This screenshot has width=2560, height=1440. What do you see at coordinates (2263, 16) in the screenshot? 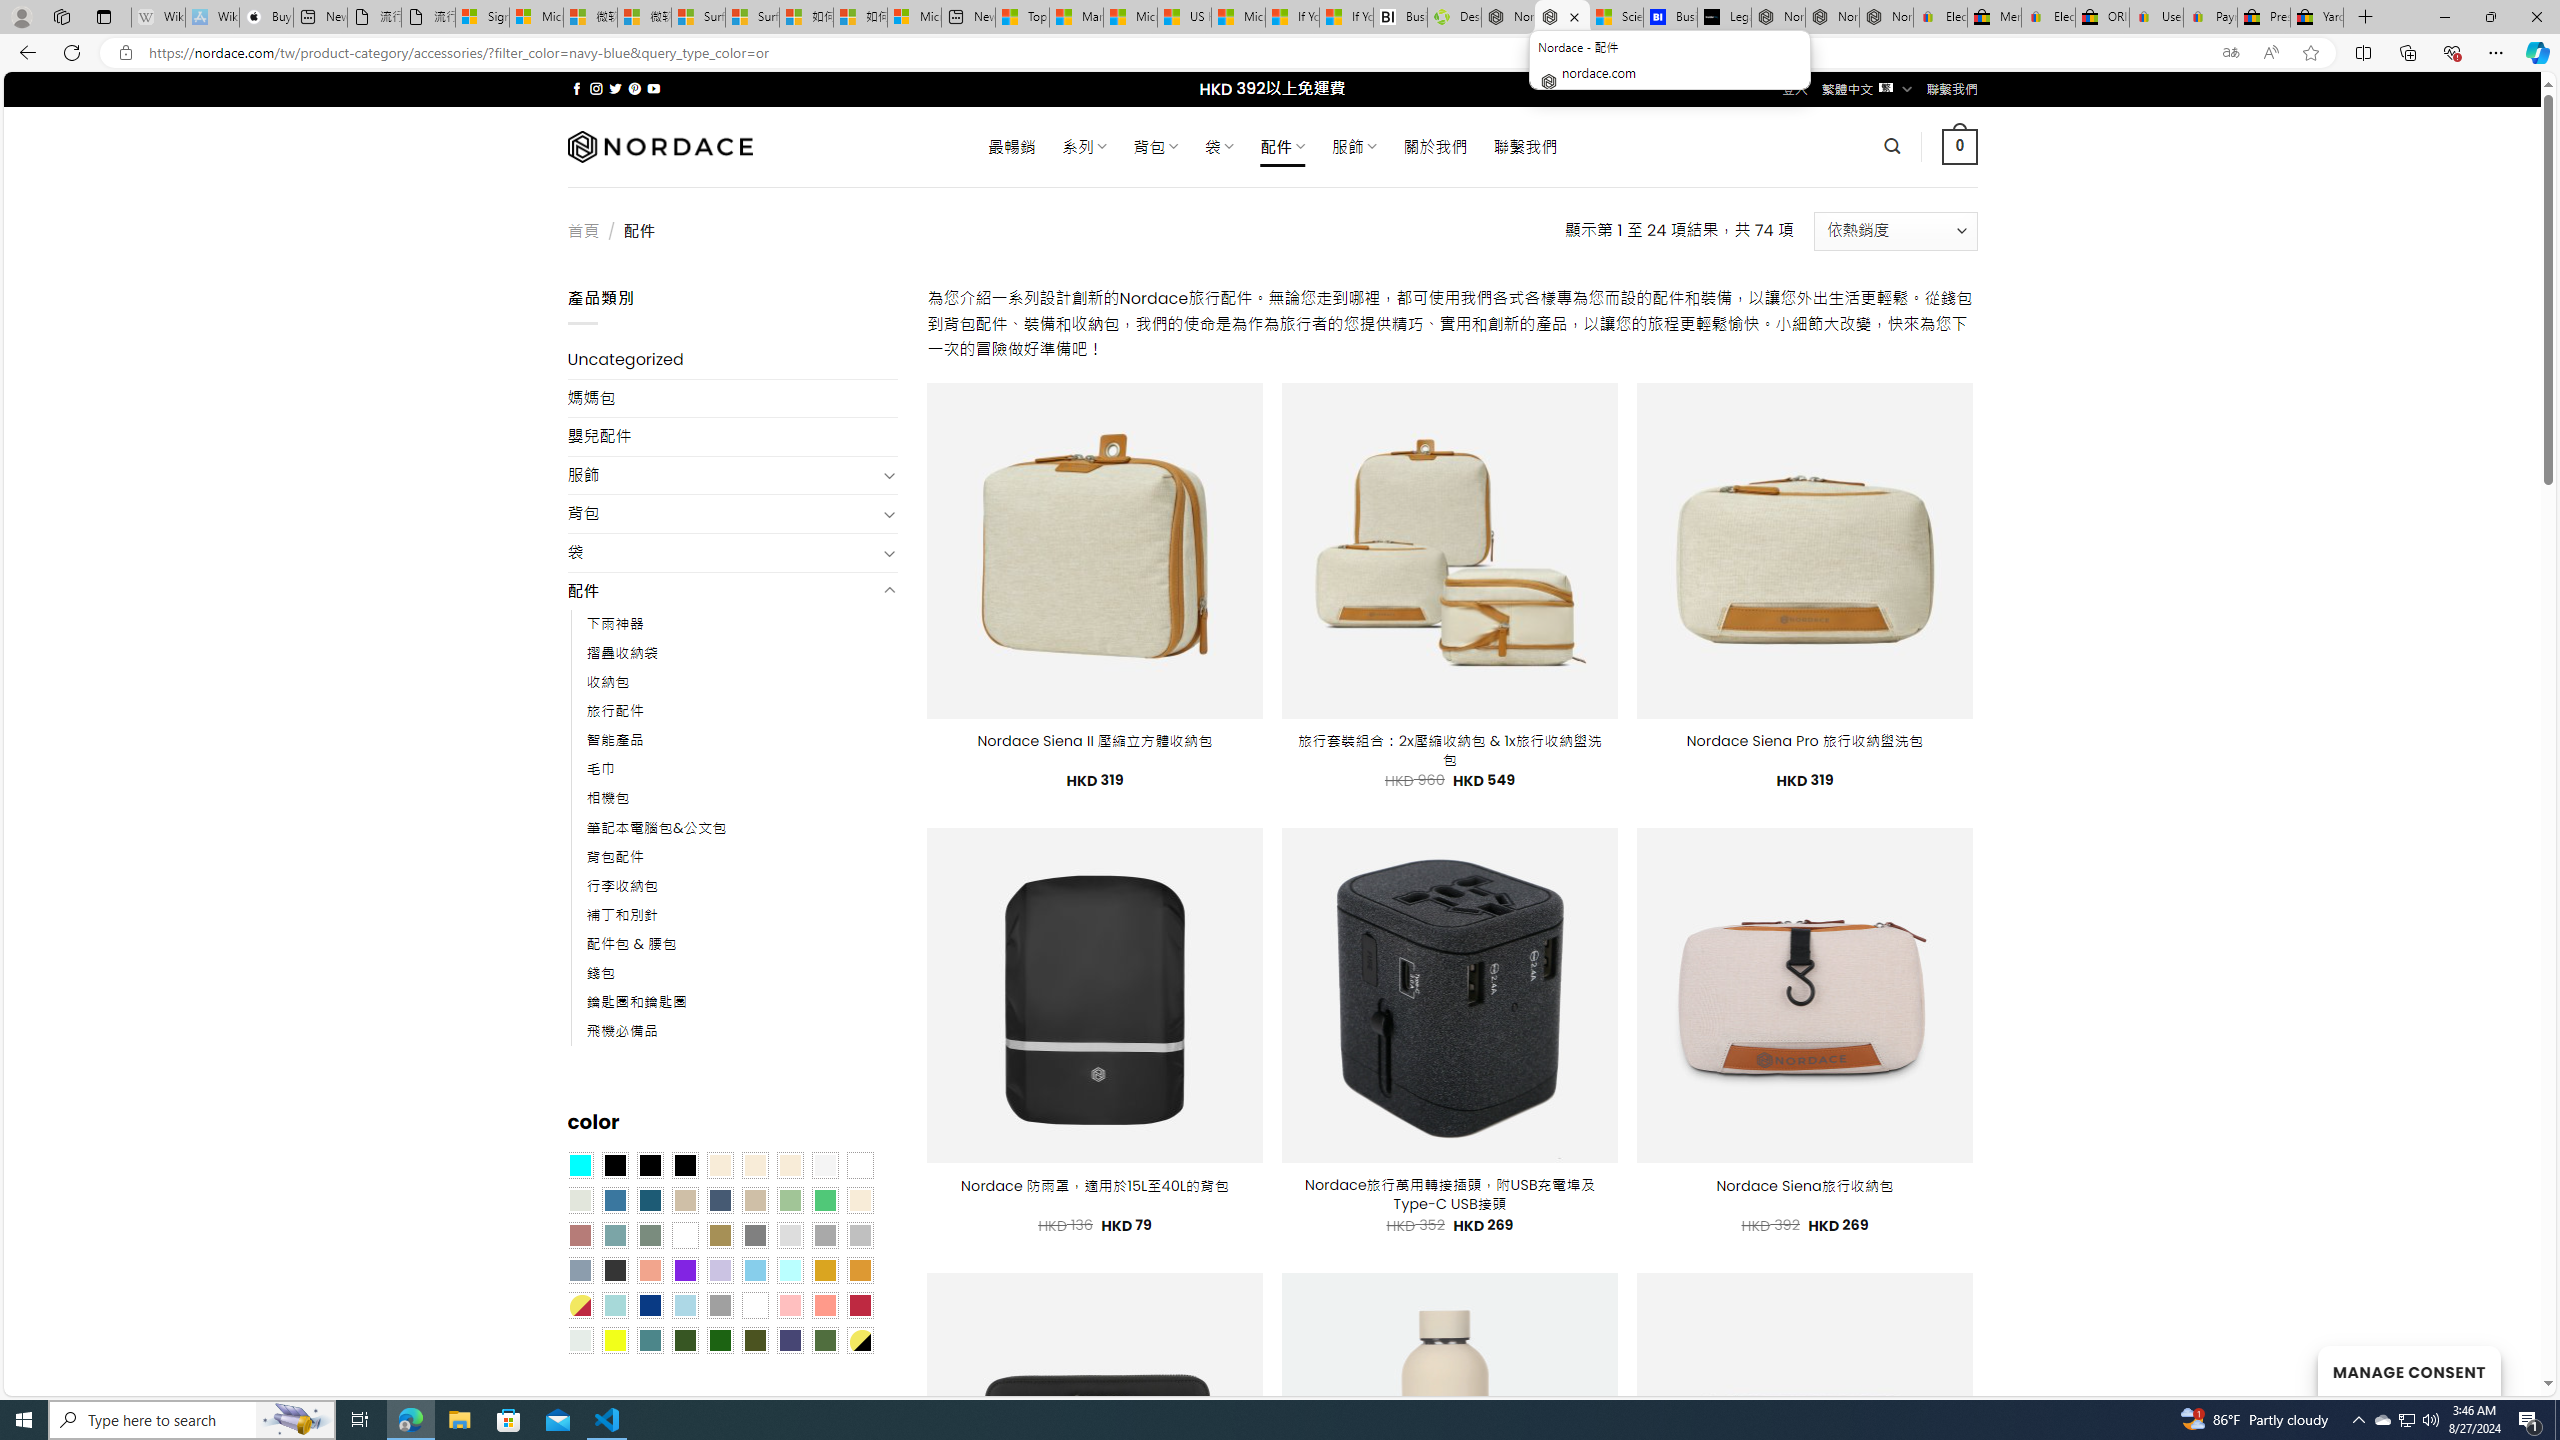
I see `'Press Room - eBay Inc.'` at bounding box center [2263, 16].